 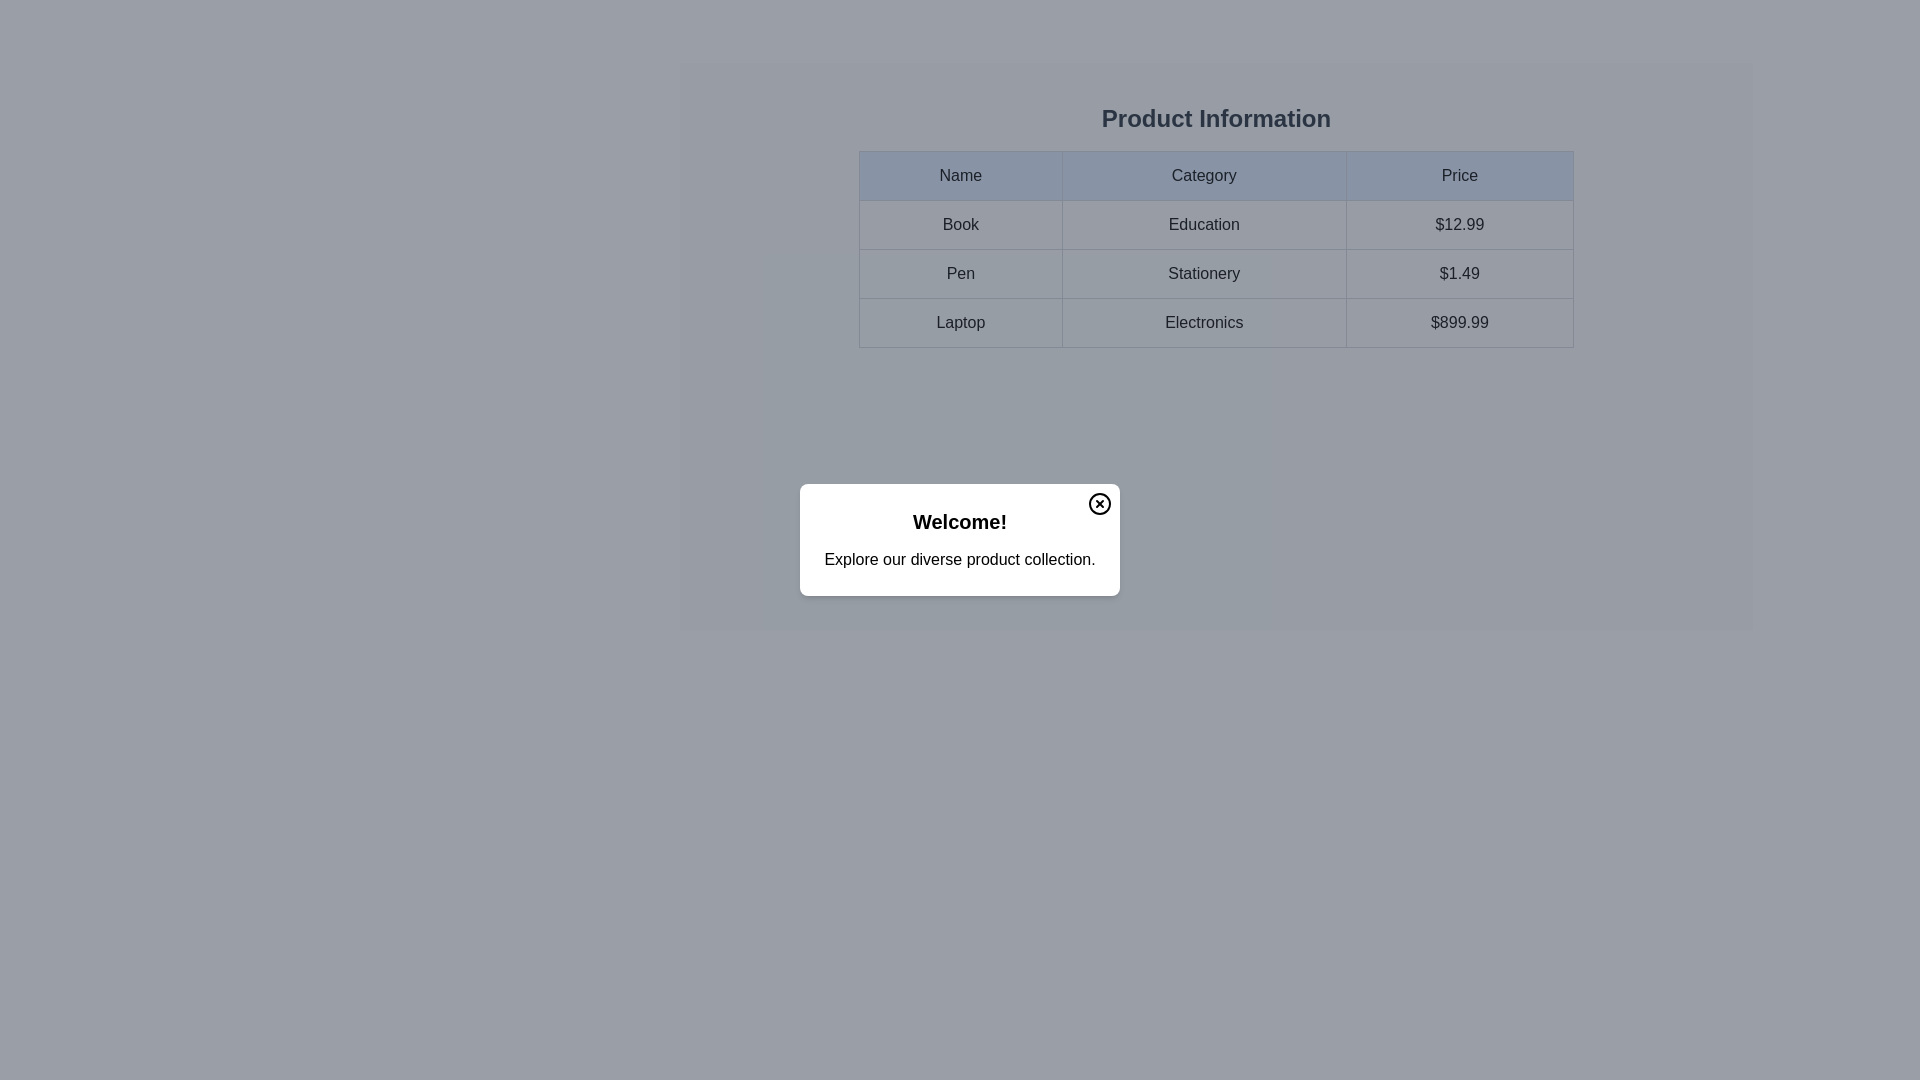 What do you see at coordinates (1215, 322) in the screenshot?
I see `the 'Electronics' text display located in the third row of the grid under the 'Category' column` at bounding box center [1215, 322].